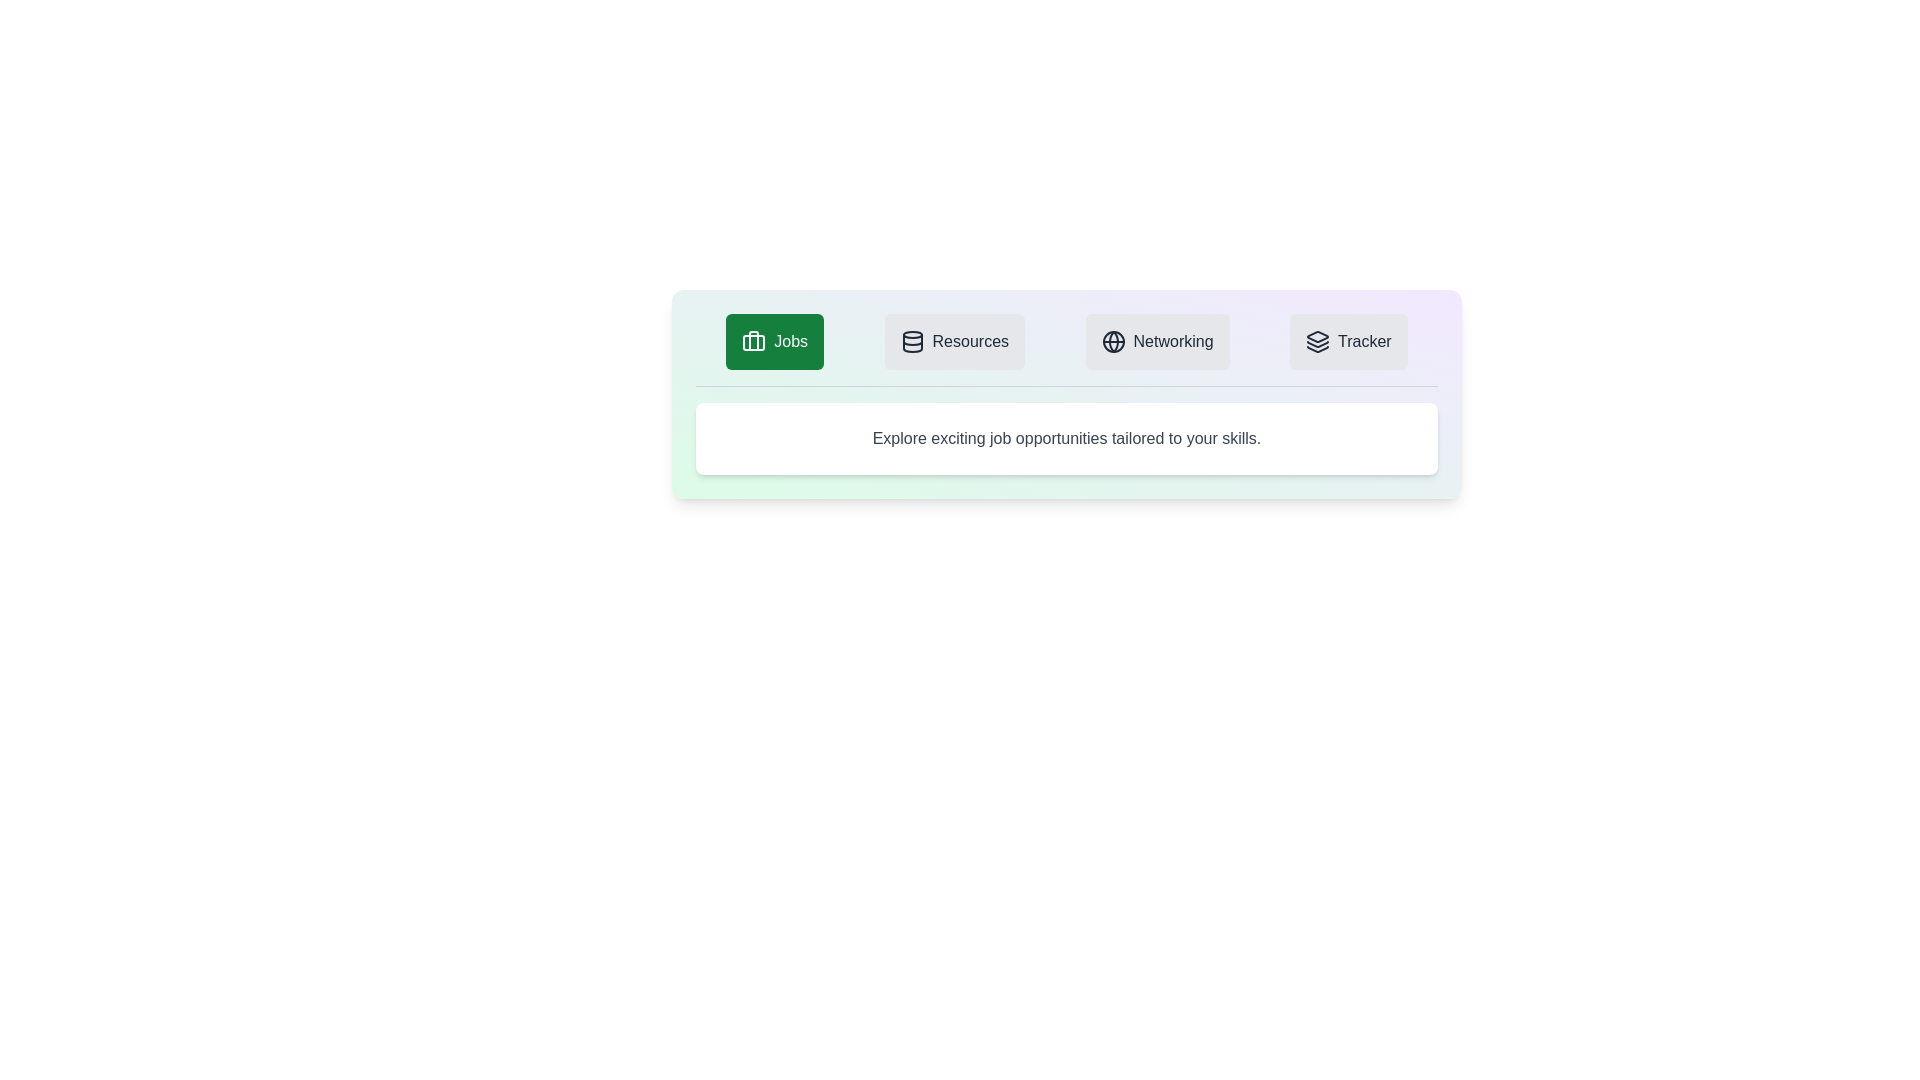 This screenshot has height=1080, width=1920. Describe the element at coordinates (773, 341) in the screenshot. I see `the Jobs tab by clicking on it` at that location.